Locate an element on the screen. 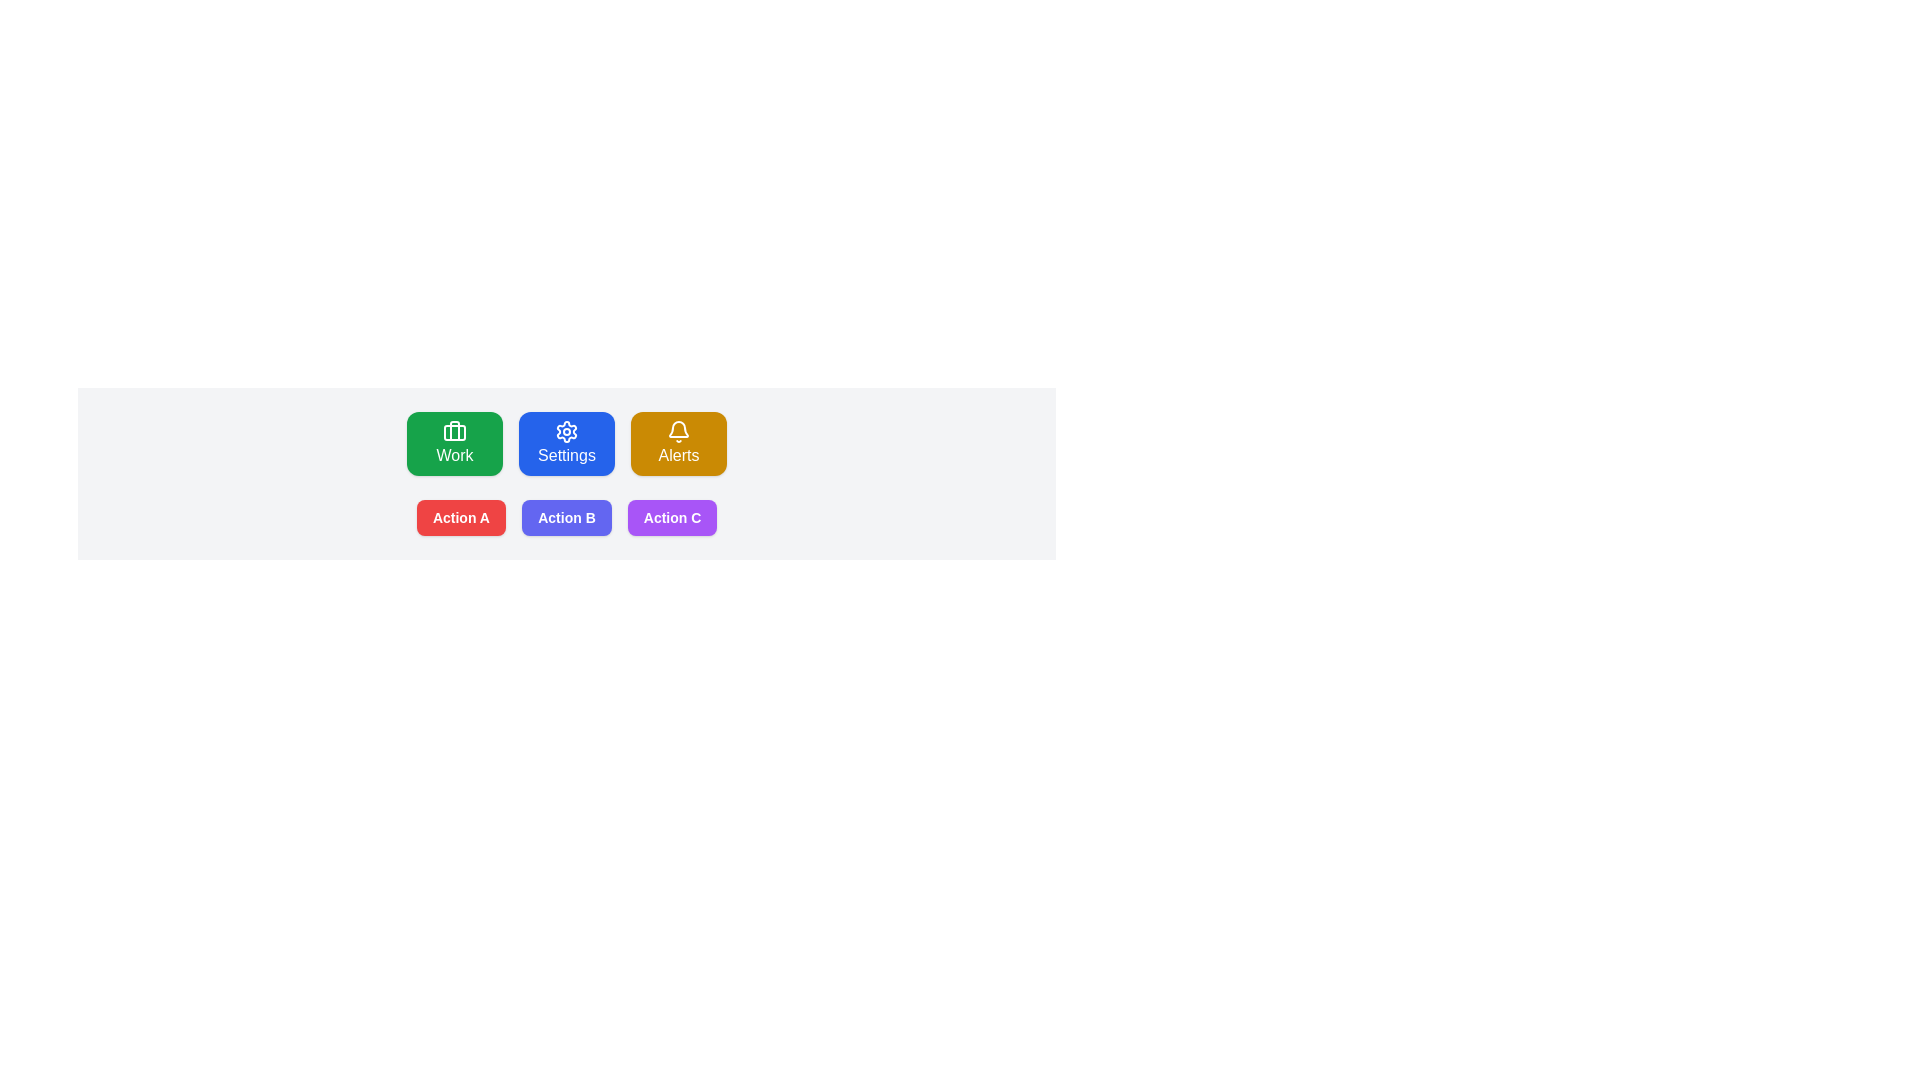  the text label reading 'Work' within the interactive button that has a green background and a briefcase icon above it is located at coordinates (454, 455).